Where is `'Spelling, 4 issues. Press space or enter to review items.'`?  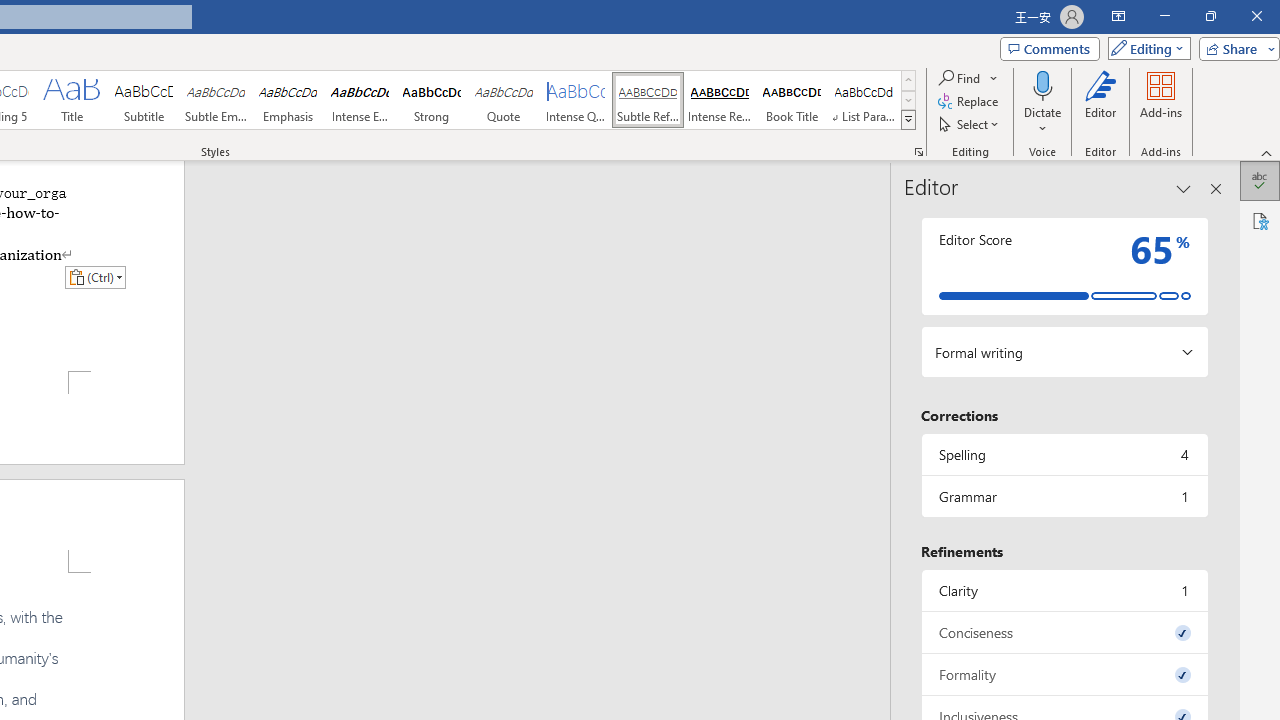
'Spelling, 4 issues. Press space or enter to review items.' is located at coordinates (1063, 454).